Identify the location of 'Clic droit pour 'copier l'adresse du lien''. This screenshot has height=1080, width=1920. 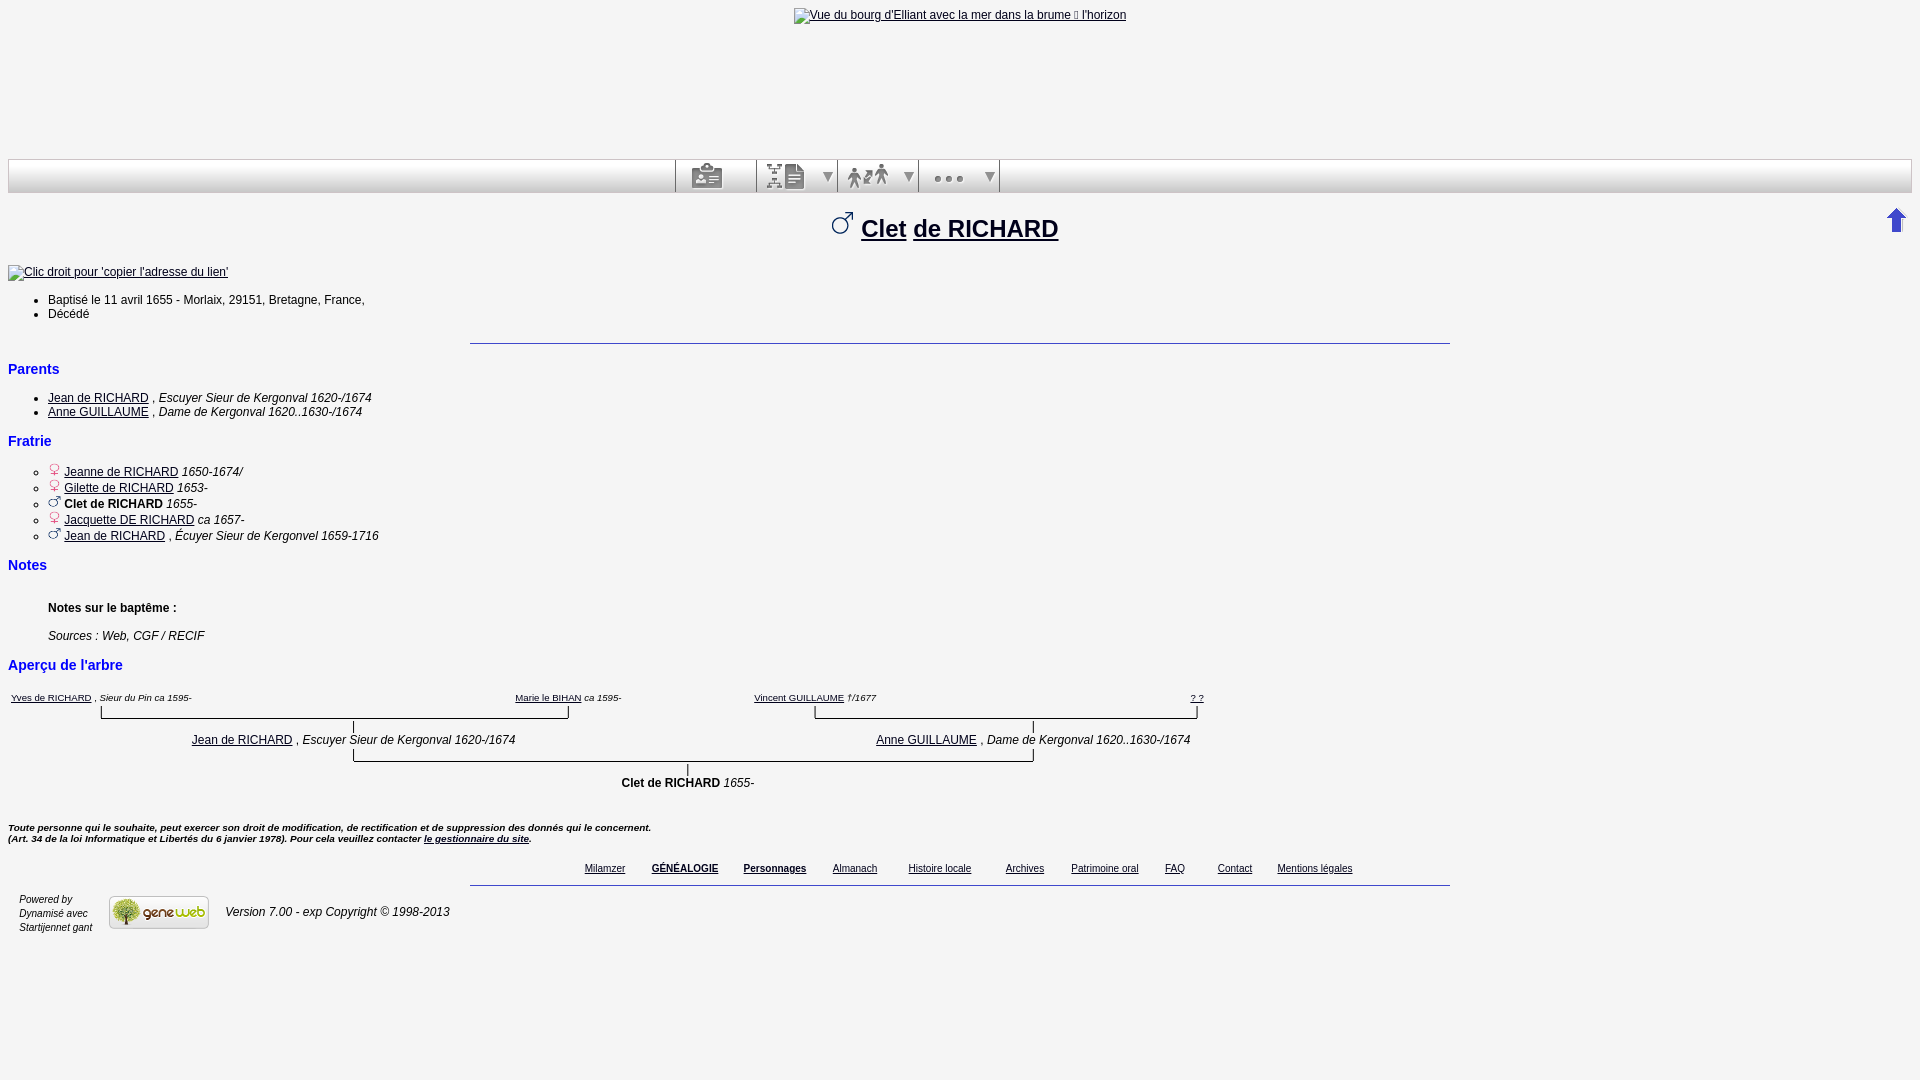
(117, 273).